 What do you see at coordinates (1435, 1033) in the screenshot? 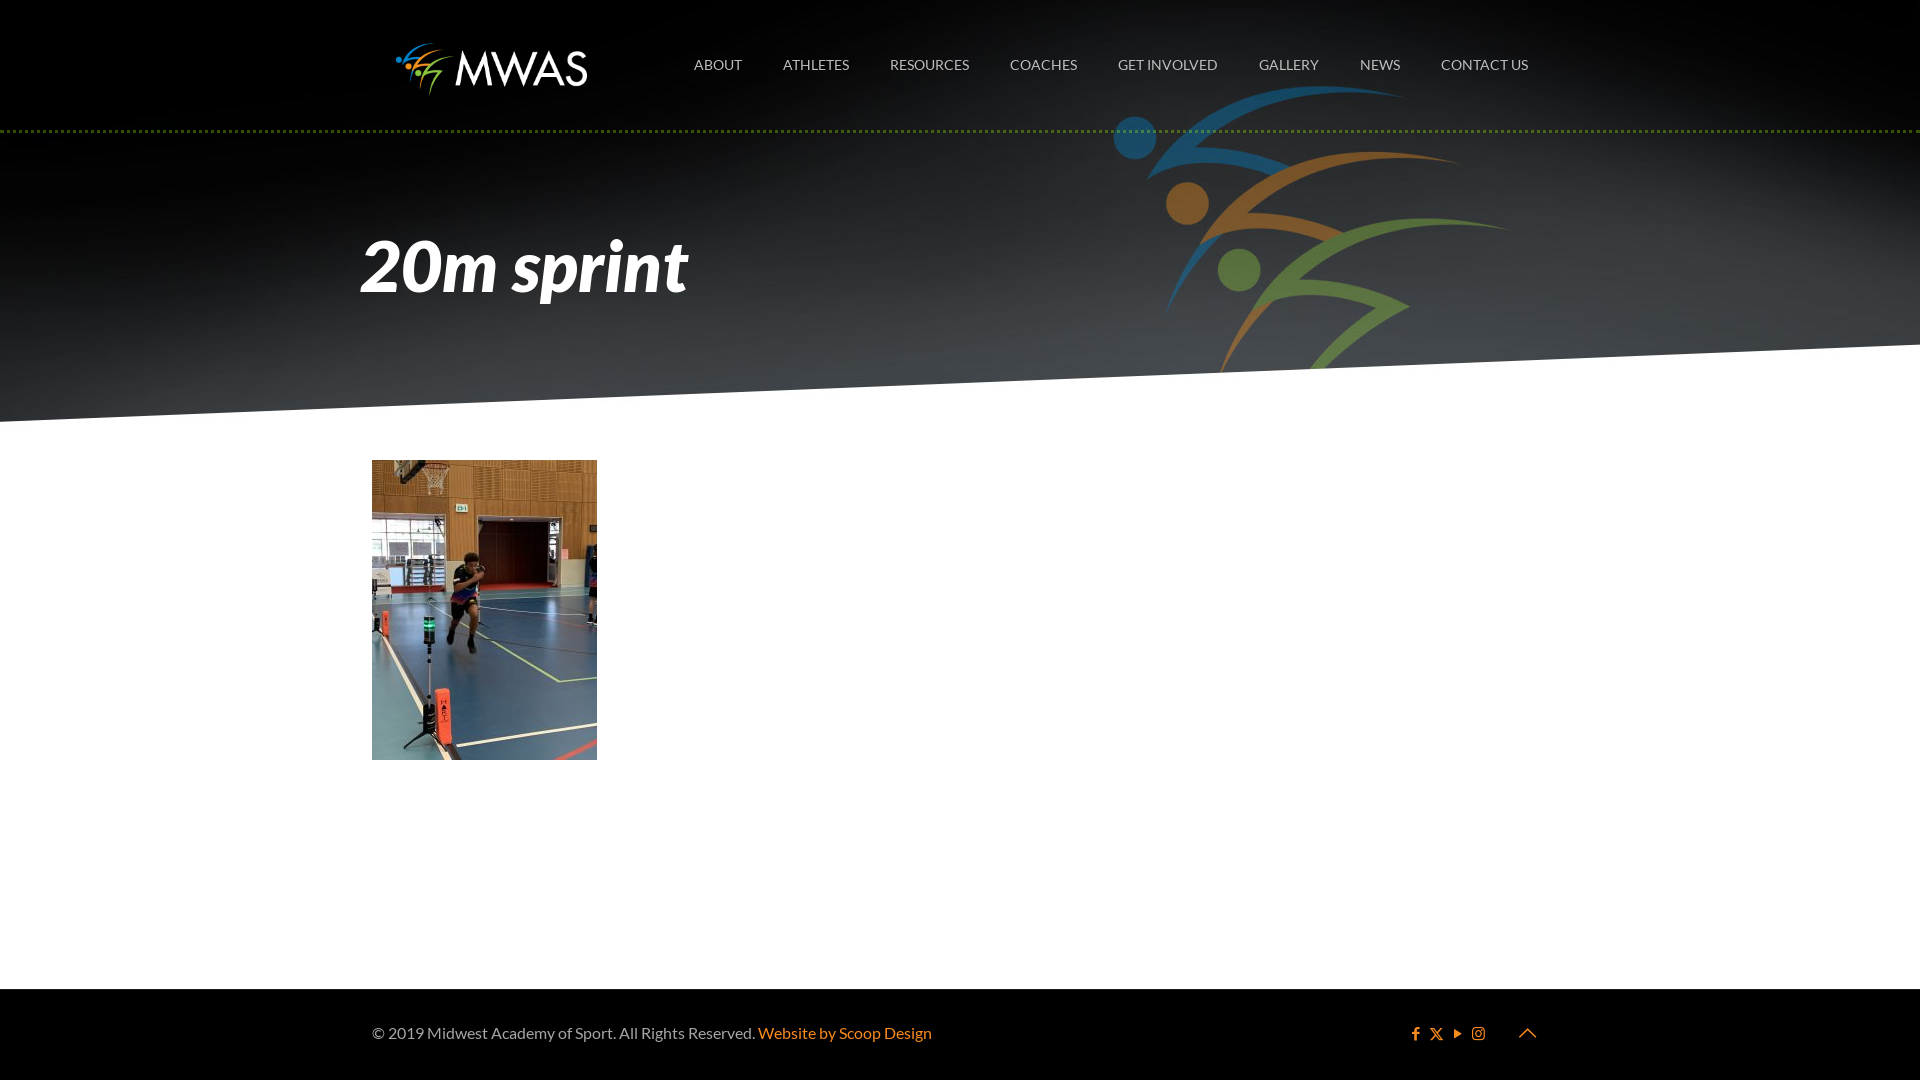
I see `'X (Twitter)'` at bounding box center [1435, 1033].